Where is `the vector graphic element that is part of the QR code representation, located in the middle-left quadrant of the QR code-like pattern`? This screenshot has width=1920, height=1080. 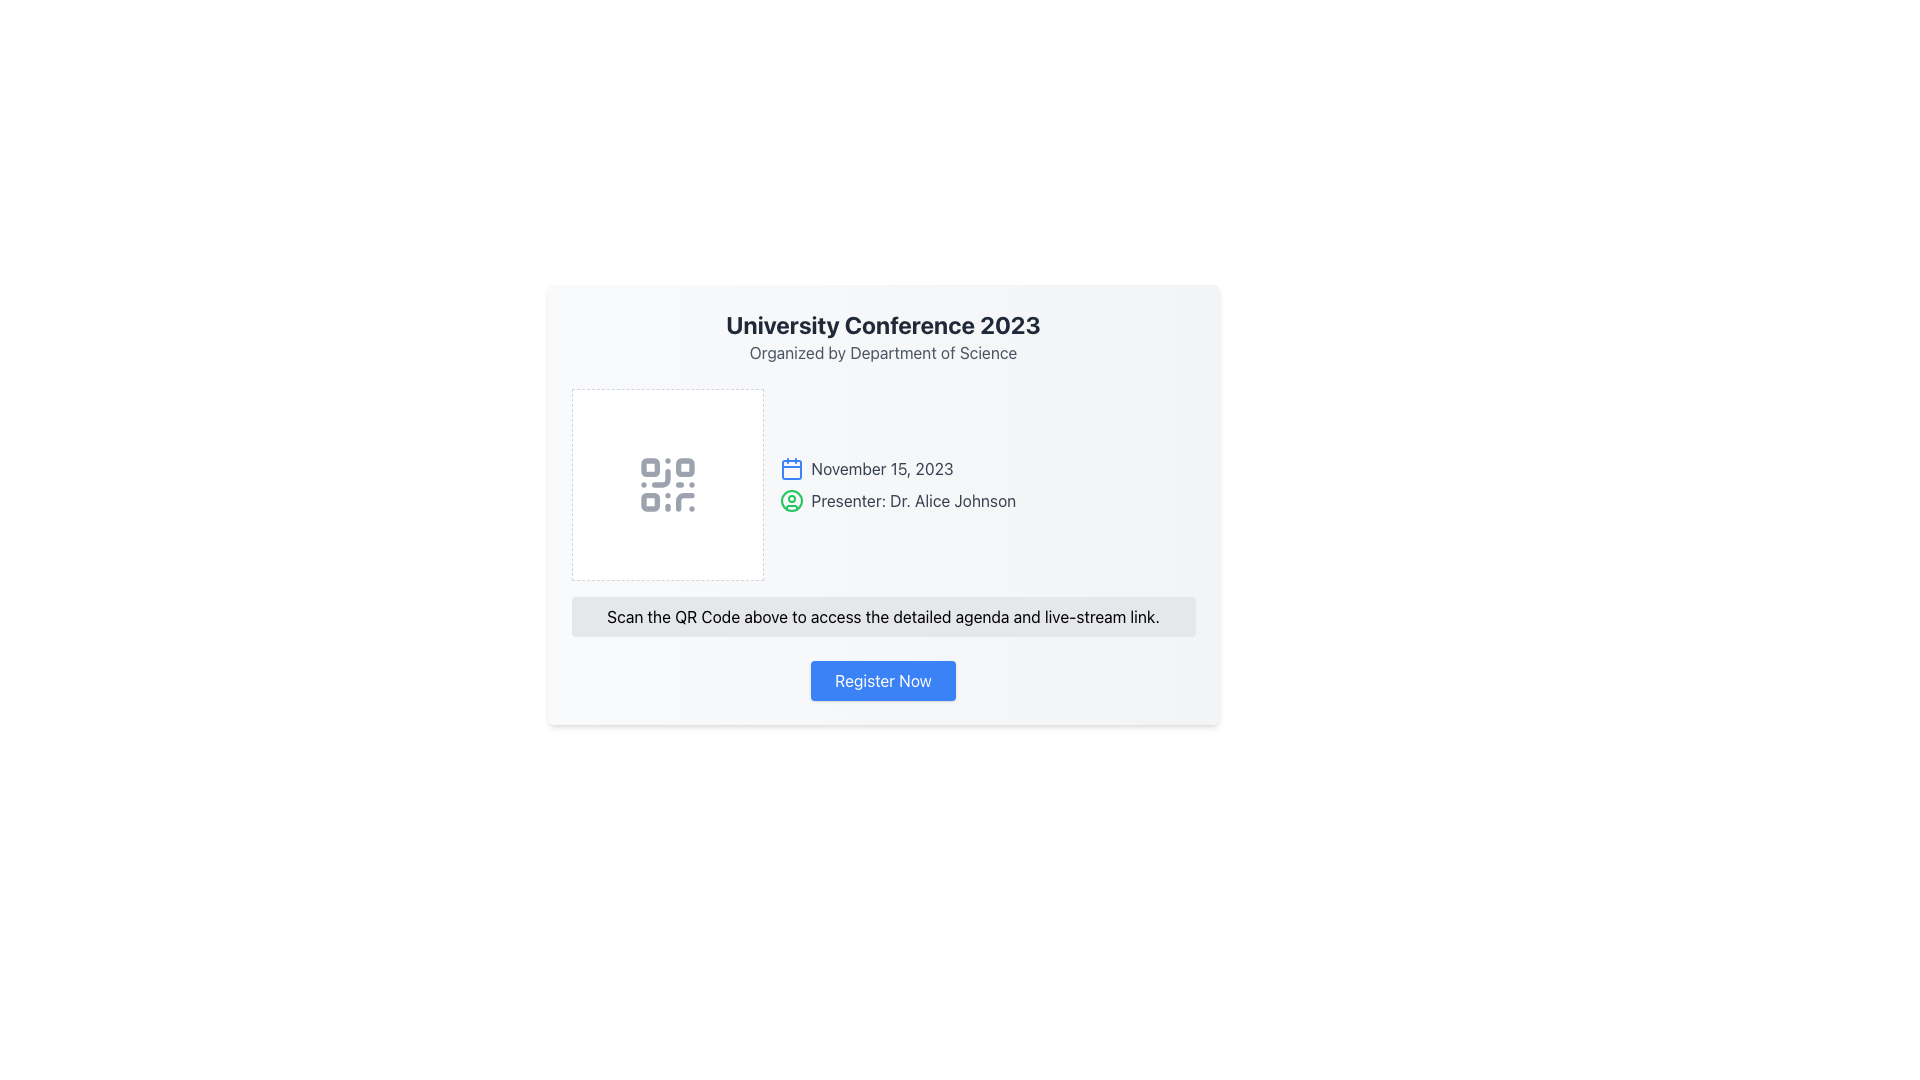
the vector graphic element that is part of the QR code representation, located in the middle-left quadrant of the QR code-like pattern is located at coordinates (660, 478).